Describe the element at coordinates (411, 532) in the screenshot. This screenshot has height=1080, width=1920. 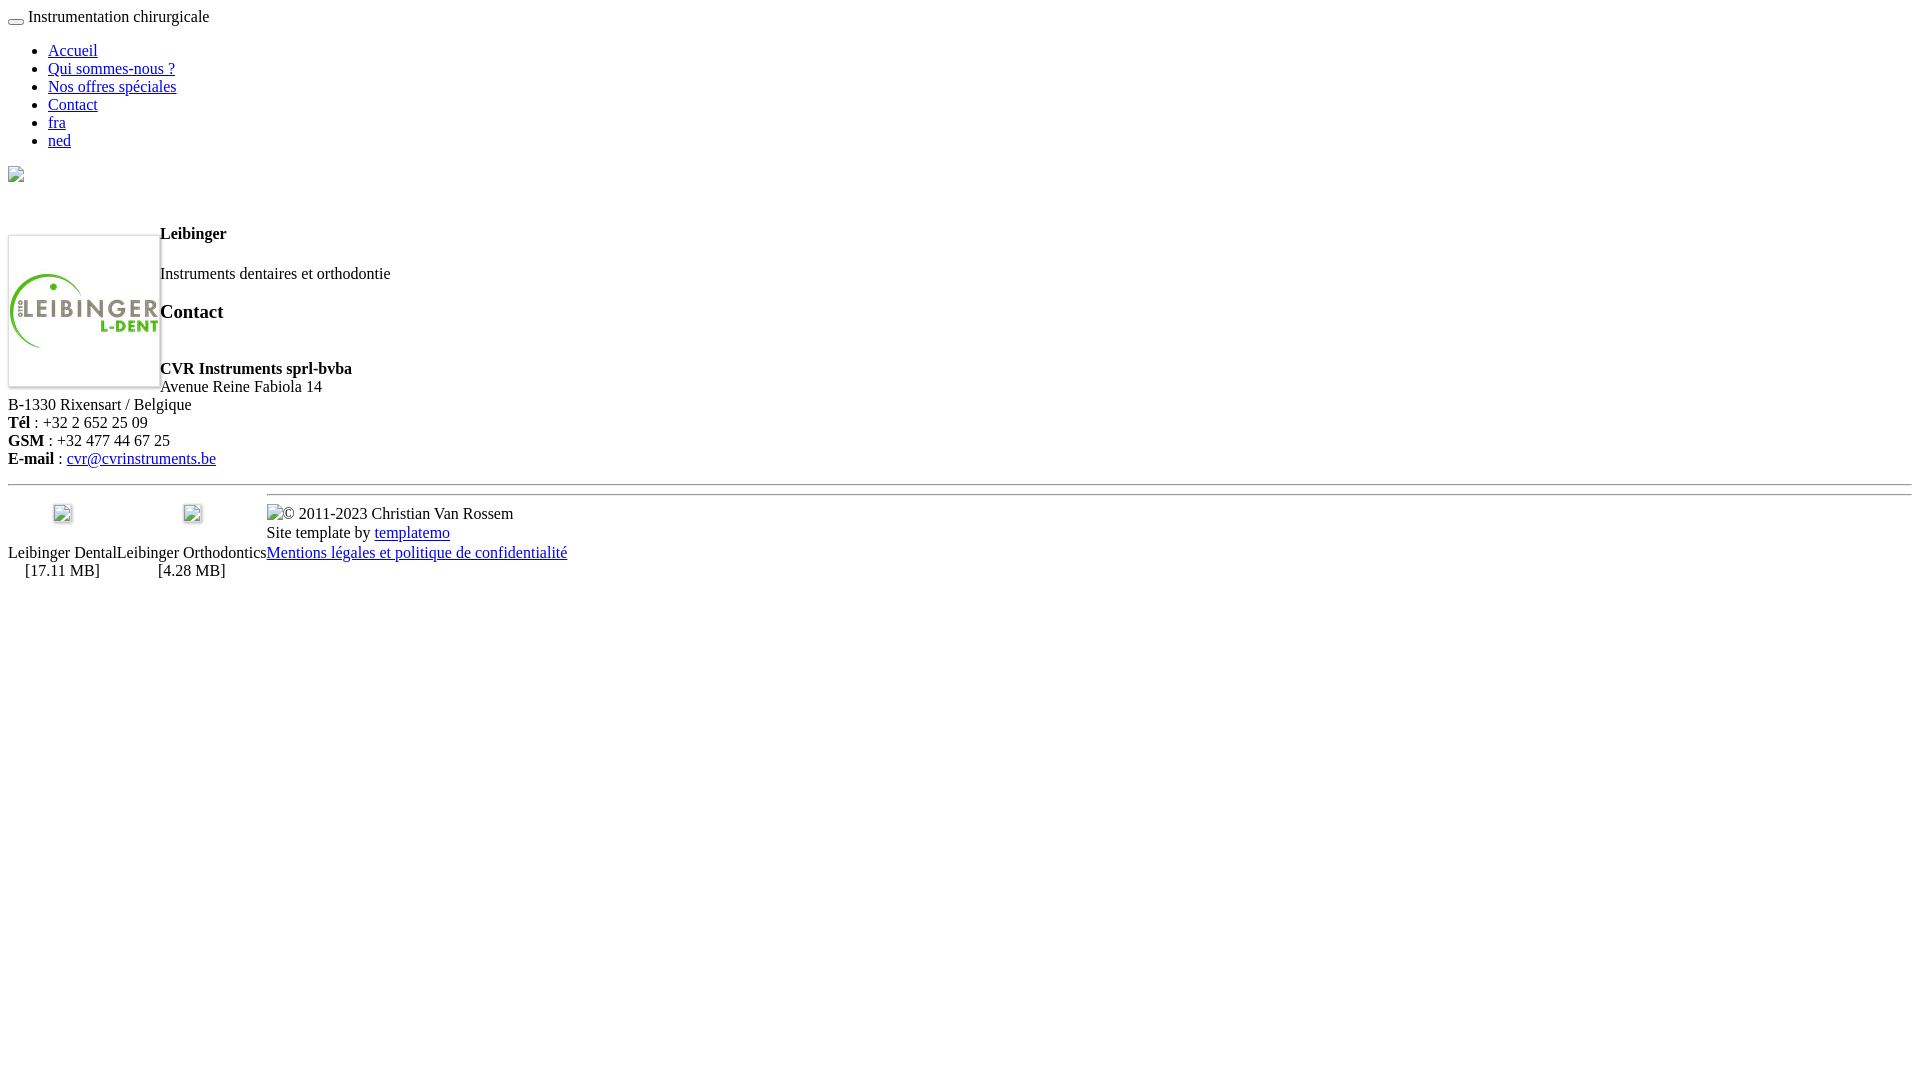
I see `'templatemo'` at that location.